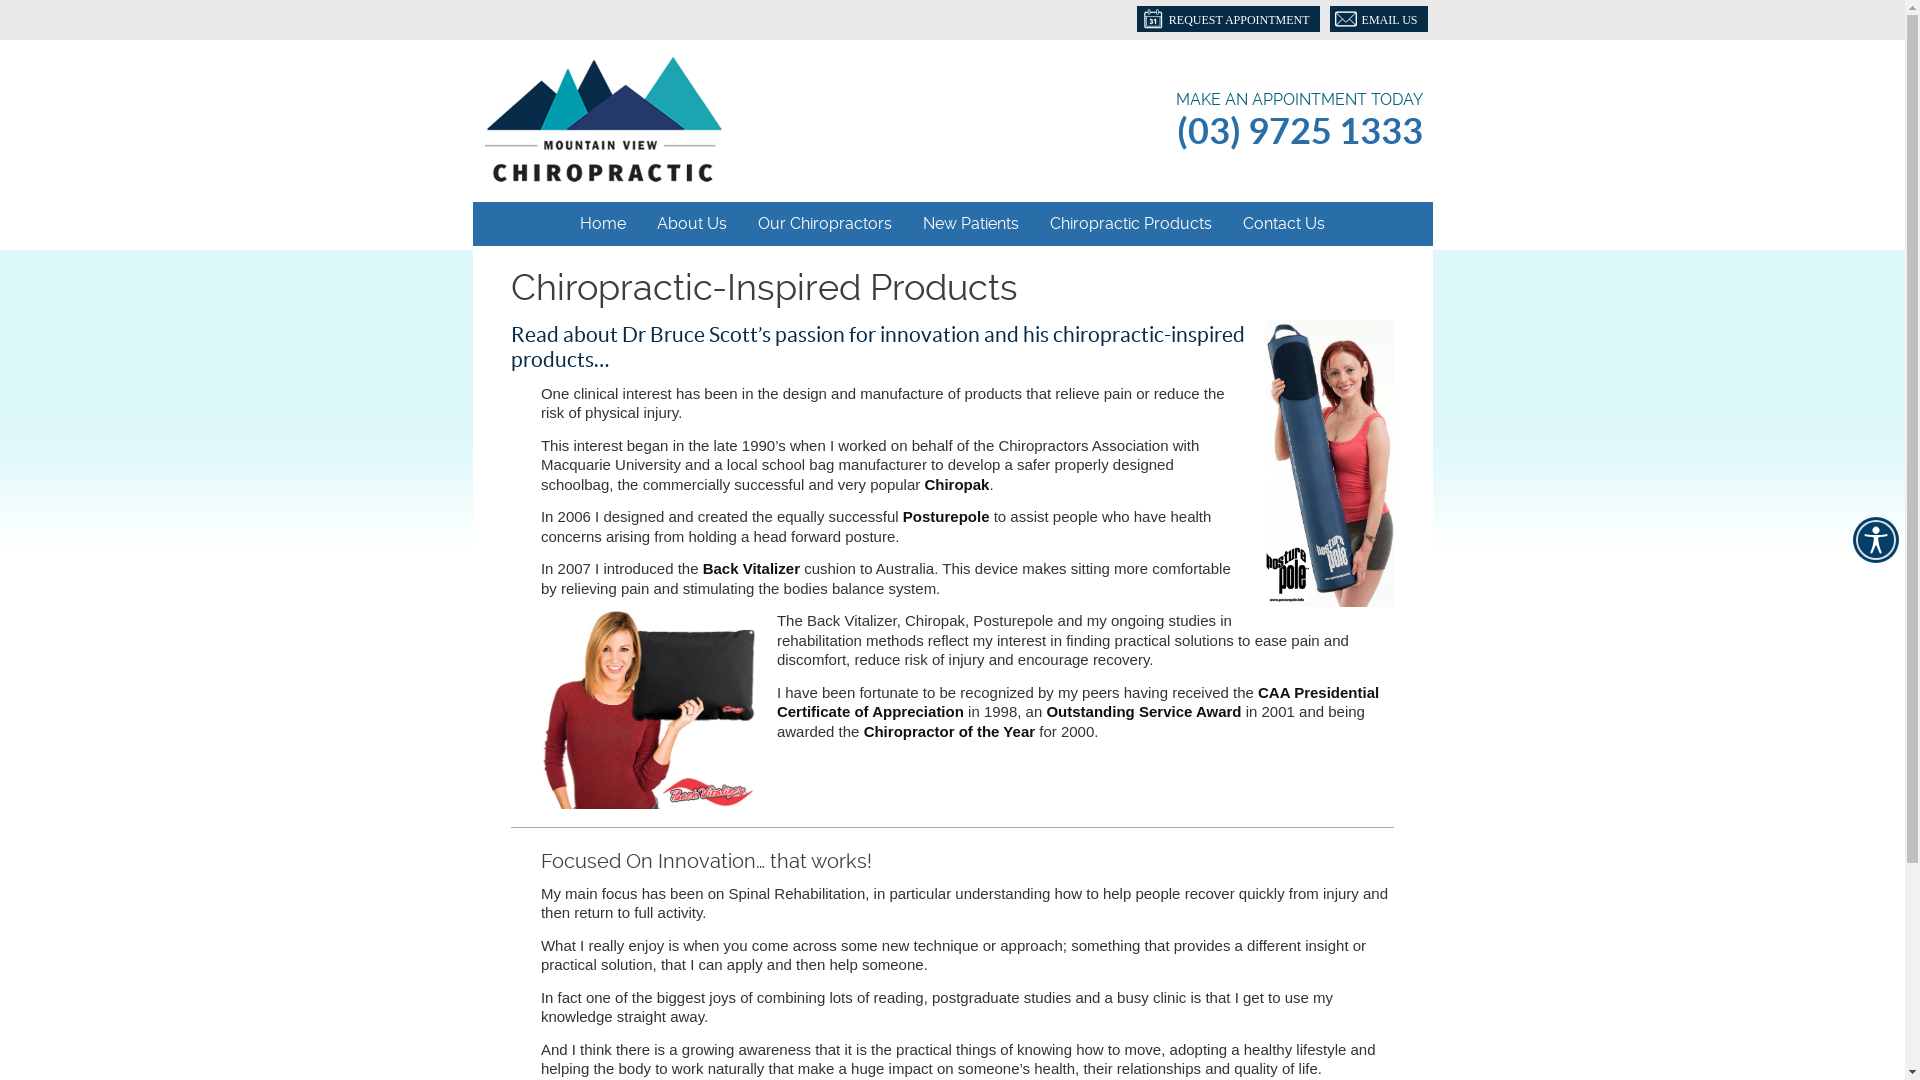 This screenshot has height=1080, width=1920. Describe the element at coordinates (1131, 223) in the screenshot. I see `'Chiropractic Products'` at that location.